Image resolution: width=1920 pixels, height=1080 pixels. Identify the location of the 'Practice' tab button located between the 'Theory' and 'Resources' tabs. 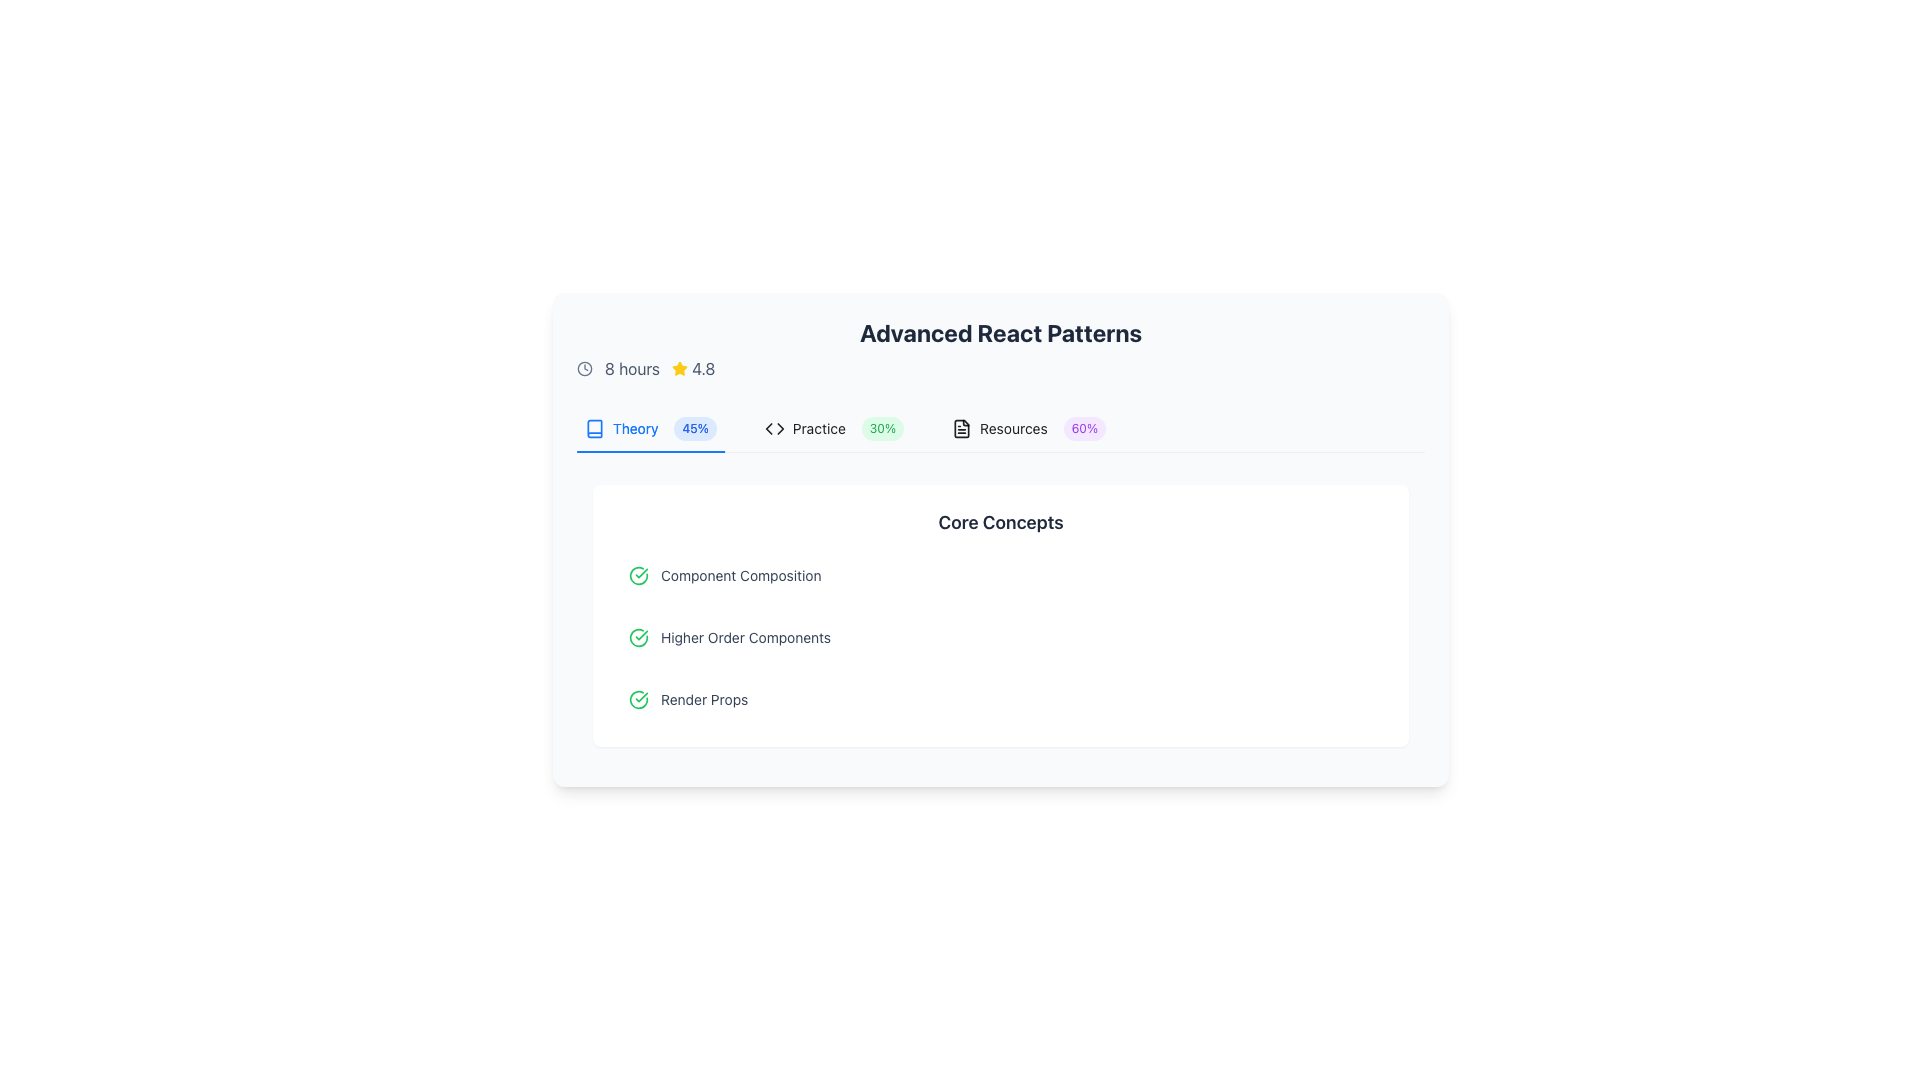
(834, 427).